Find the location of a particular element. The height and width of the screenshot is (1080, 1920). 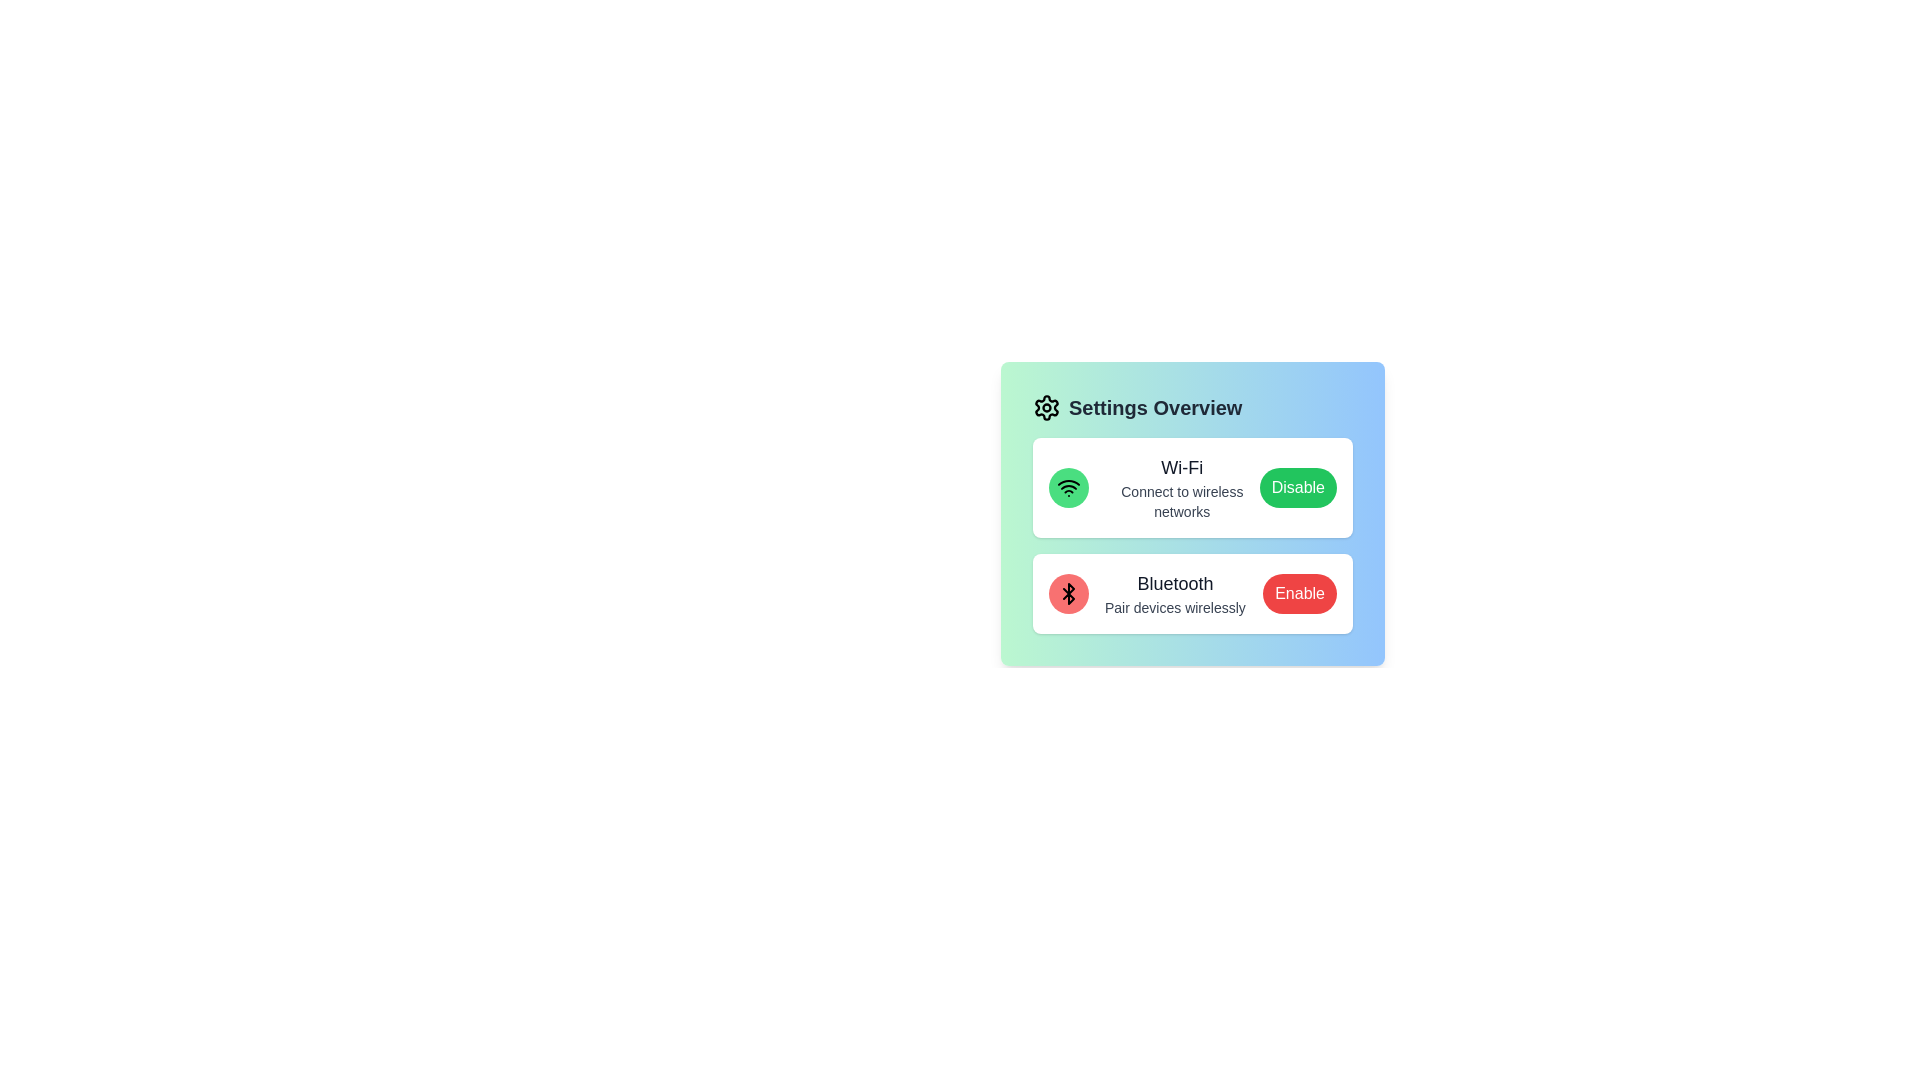

the description text of the Bluetooth setting, which reads 'Pair devices wirelessly' is located at coordinates (1175, 607).